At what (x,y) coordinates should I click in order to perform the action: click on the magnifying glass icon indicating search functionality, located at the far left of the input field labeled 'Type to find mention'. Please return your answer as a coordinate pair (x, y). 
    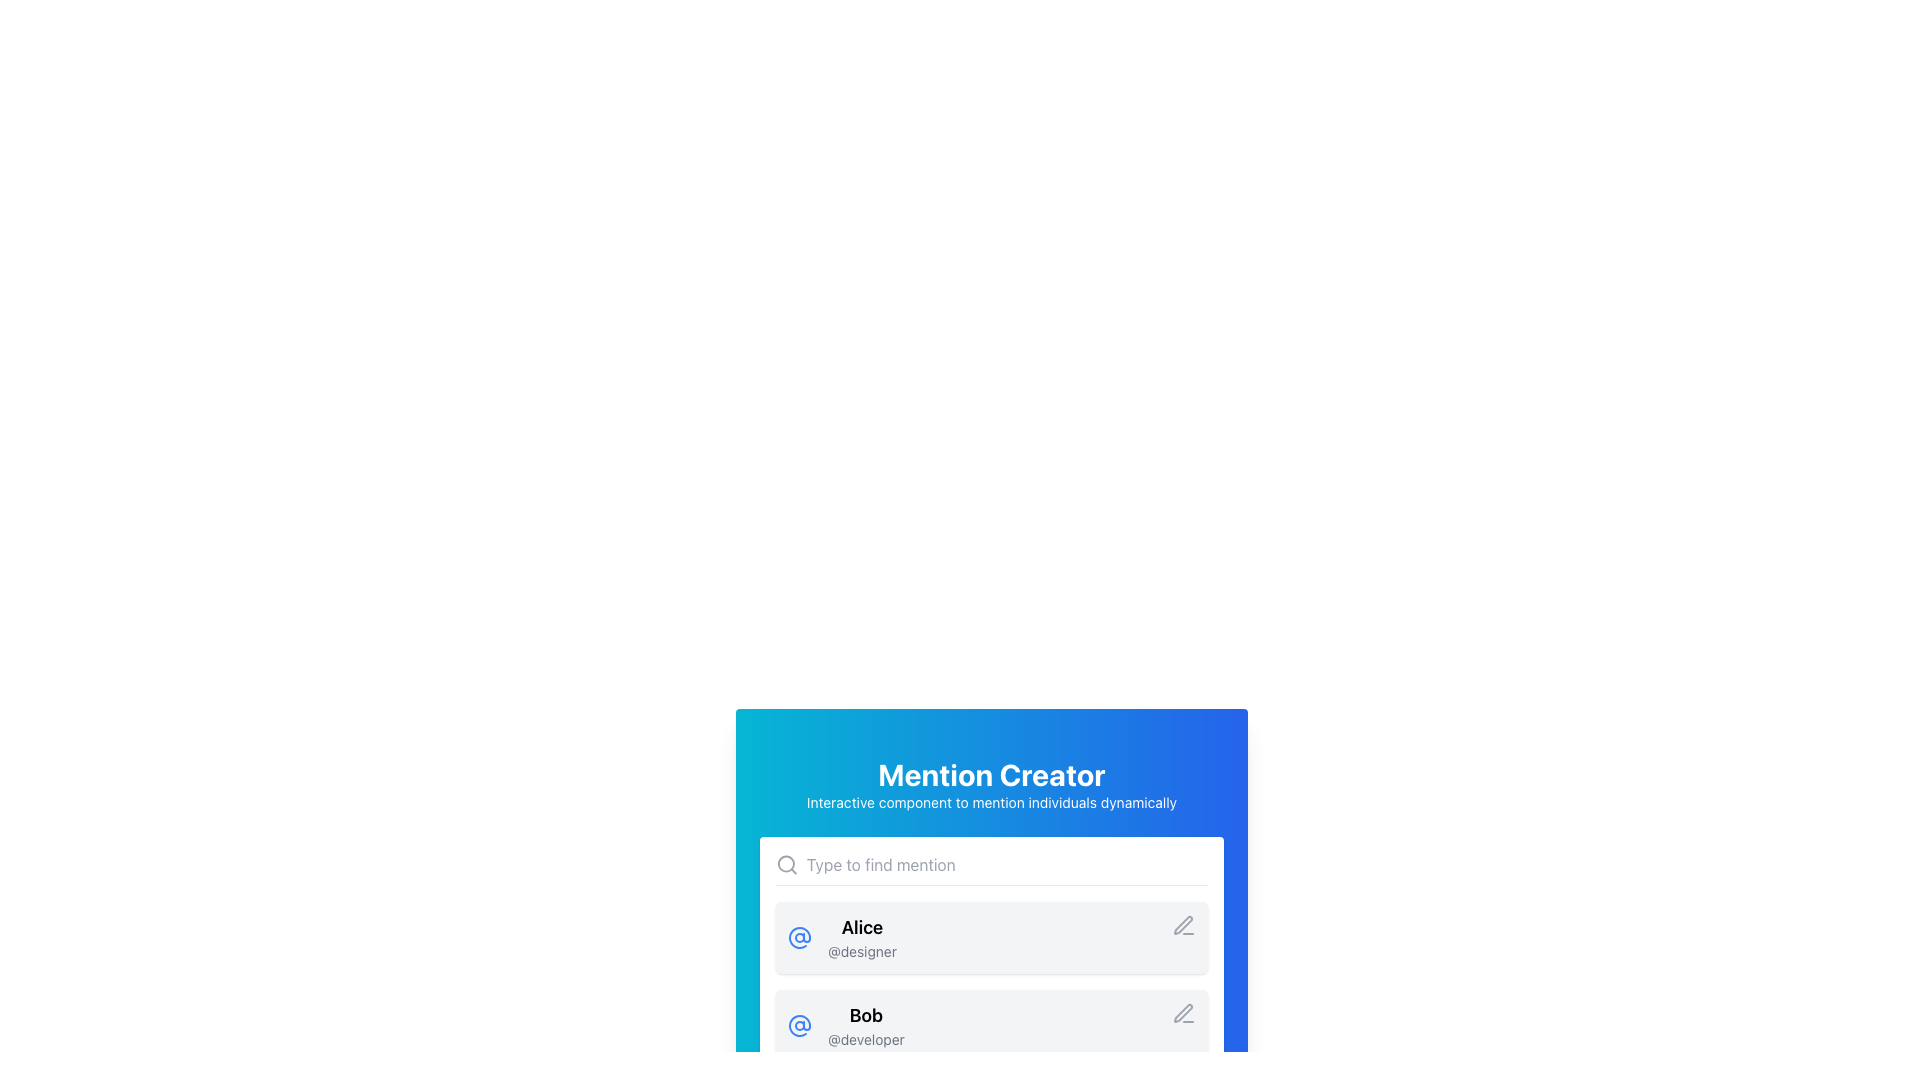
    Looking at the image, I should click on (786, 863).